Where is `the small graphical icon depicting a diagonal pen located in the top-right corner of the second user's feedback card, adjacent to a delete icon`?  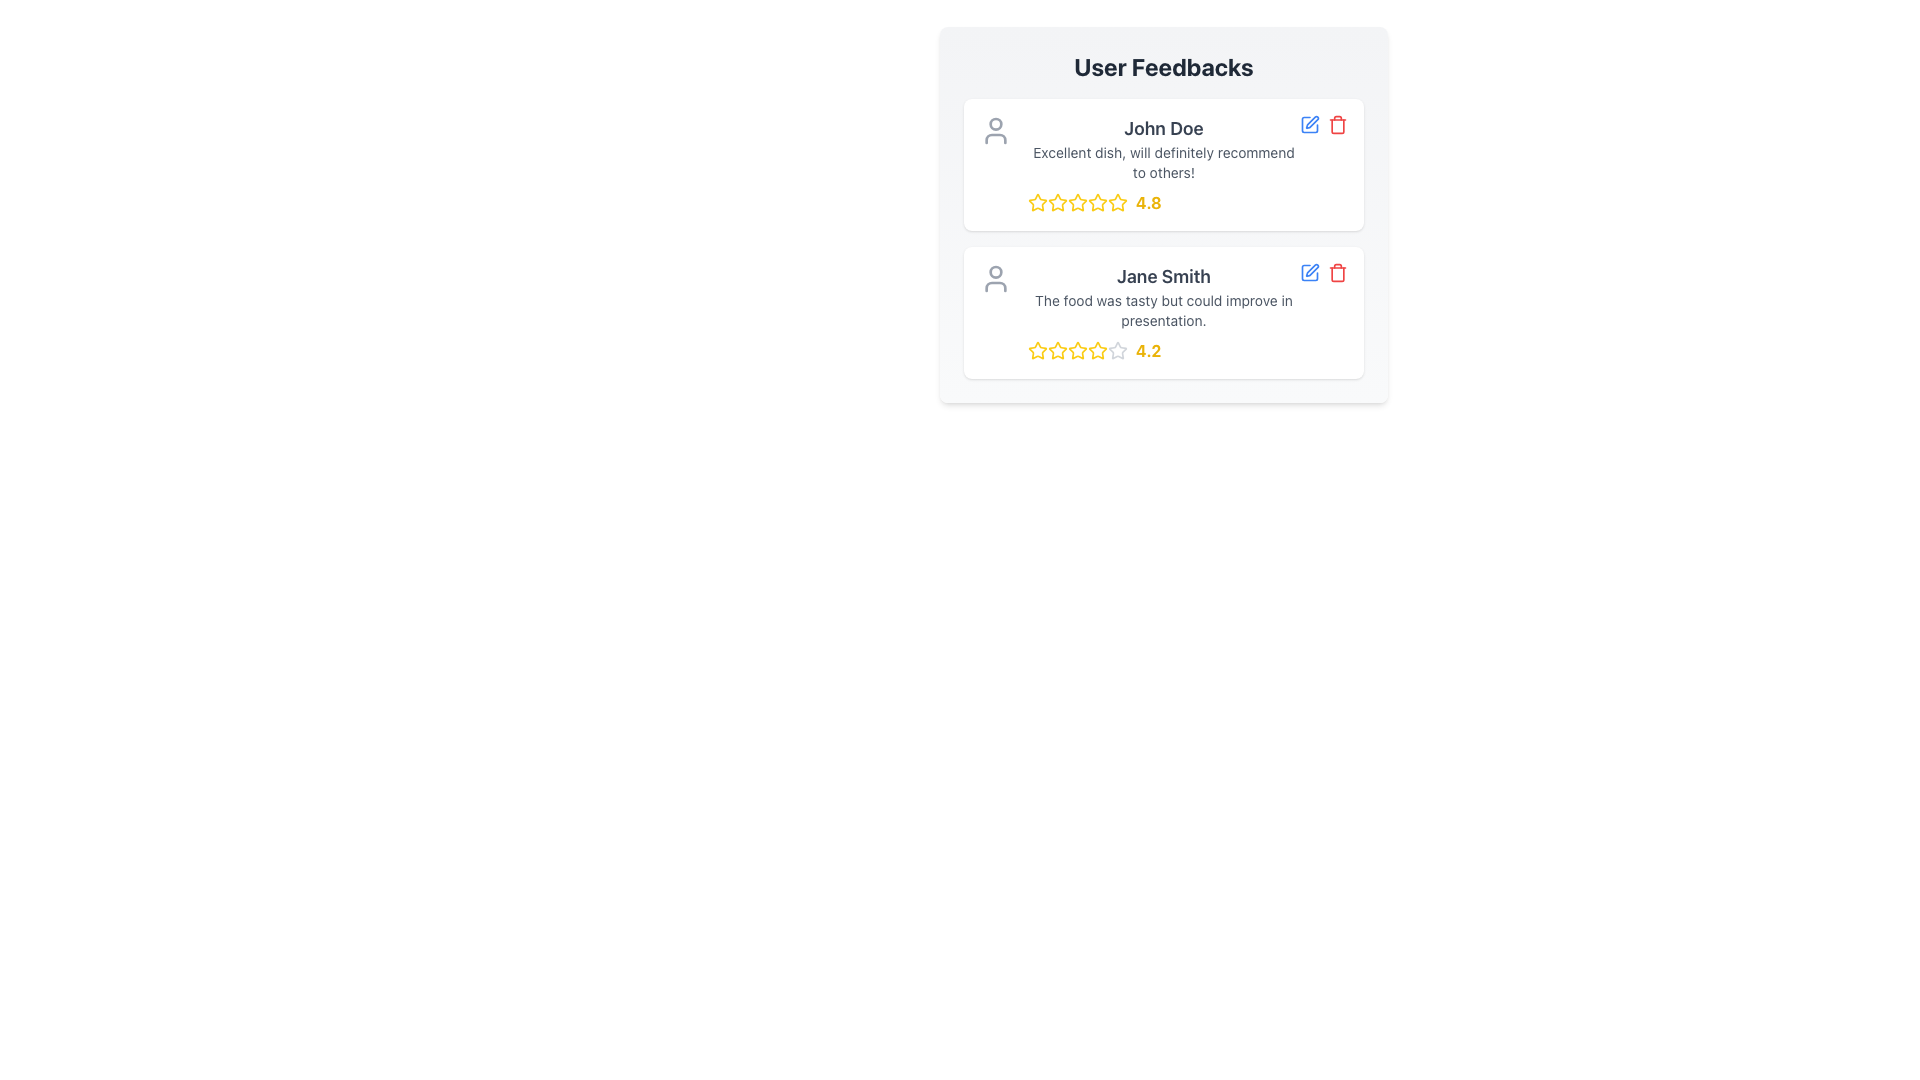 the small graphical icon depicting a diagonal pen located in the top-right corner of the second user's feedback card, adjacent to a delete icon is located at coordinates (1312, 122).